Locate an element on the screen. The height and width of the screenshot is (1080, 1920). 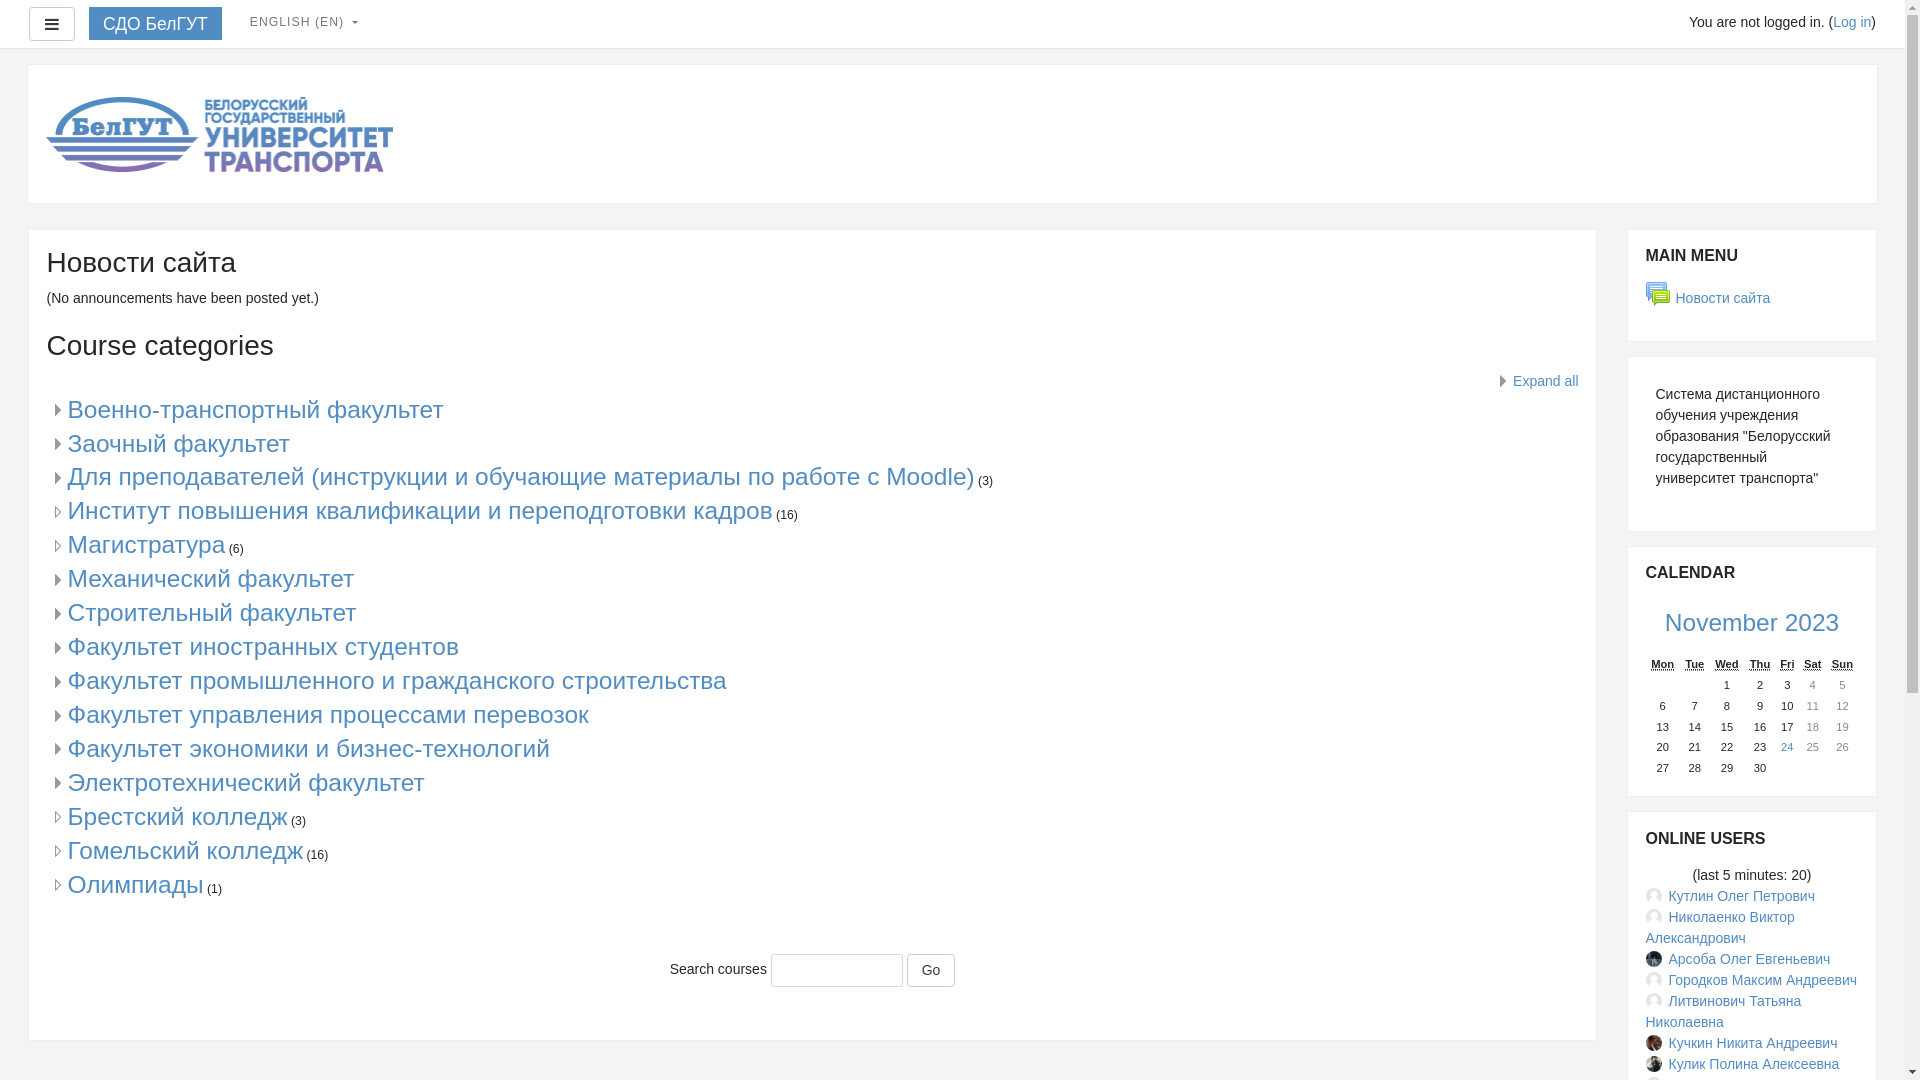
'Skip Main menu' is located at coordinates (1626, 227).